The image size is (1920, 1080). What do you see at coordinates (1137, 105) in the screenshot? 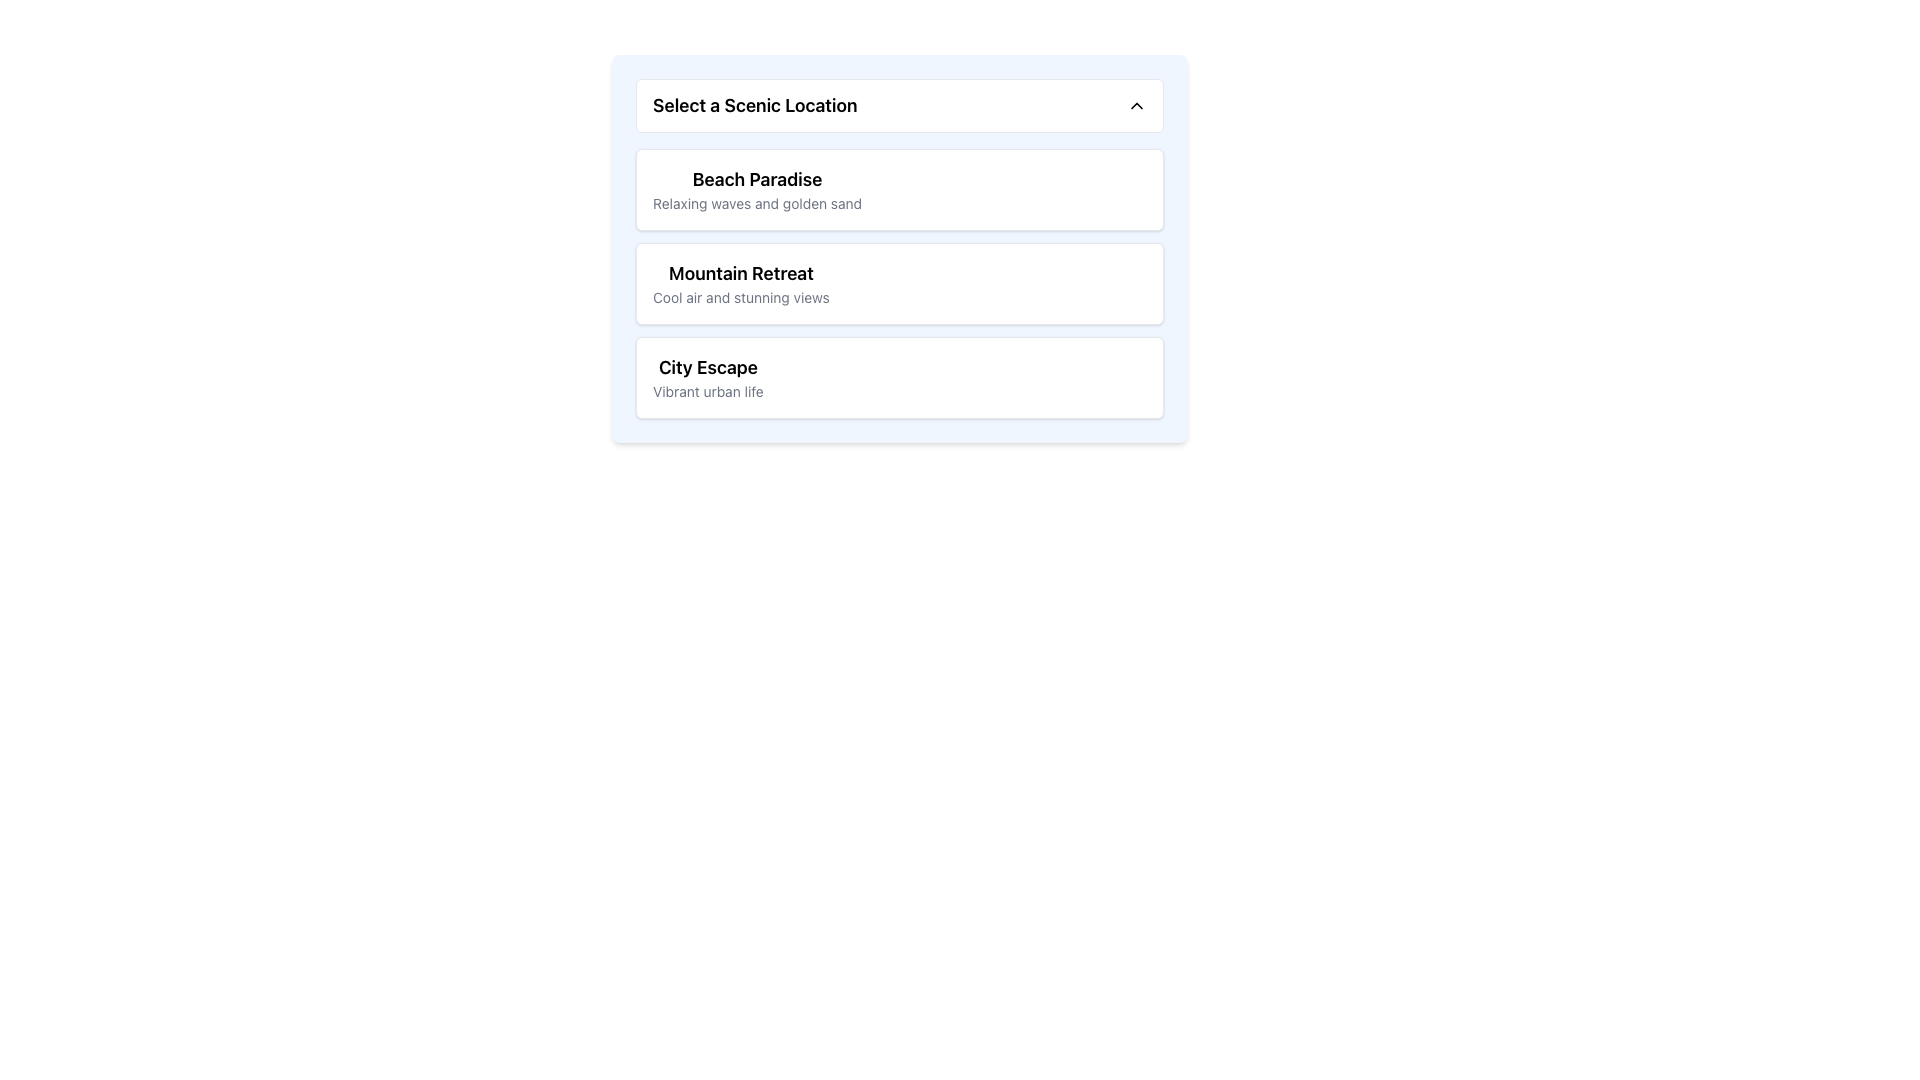
I see `the upward-pointing chevron SVG icon located at the top-right corner of the header labeled 'Select a Scenic Location'` at bounding box center [1137, 105].